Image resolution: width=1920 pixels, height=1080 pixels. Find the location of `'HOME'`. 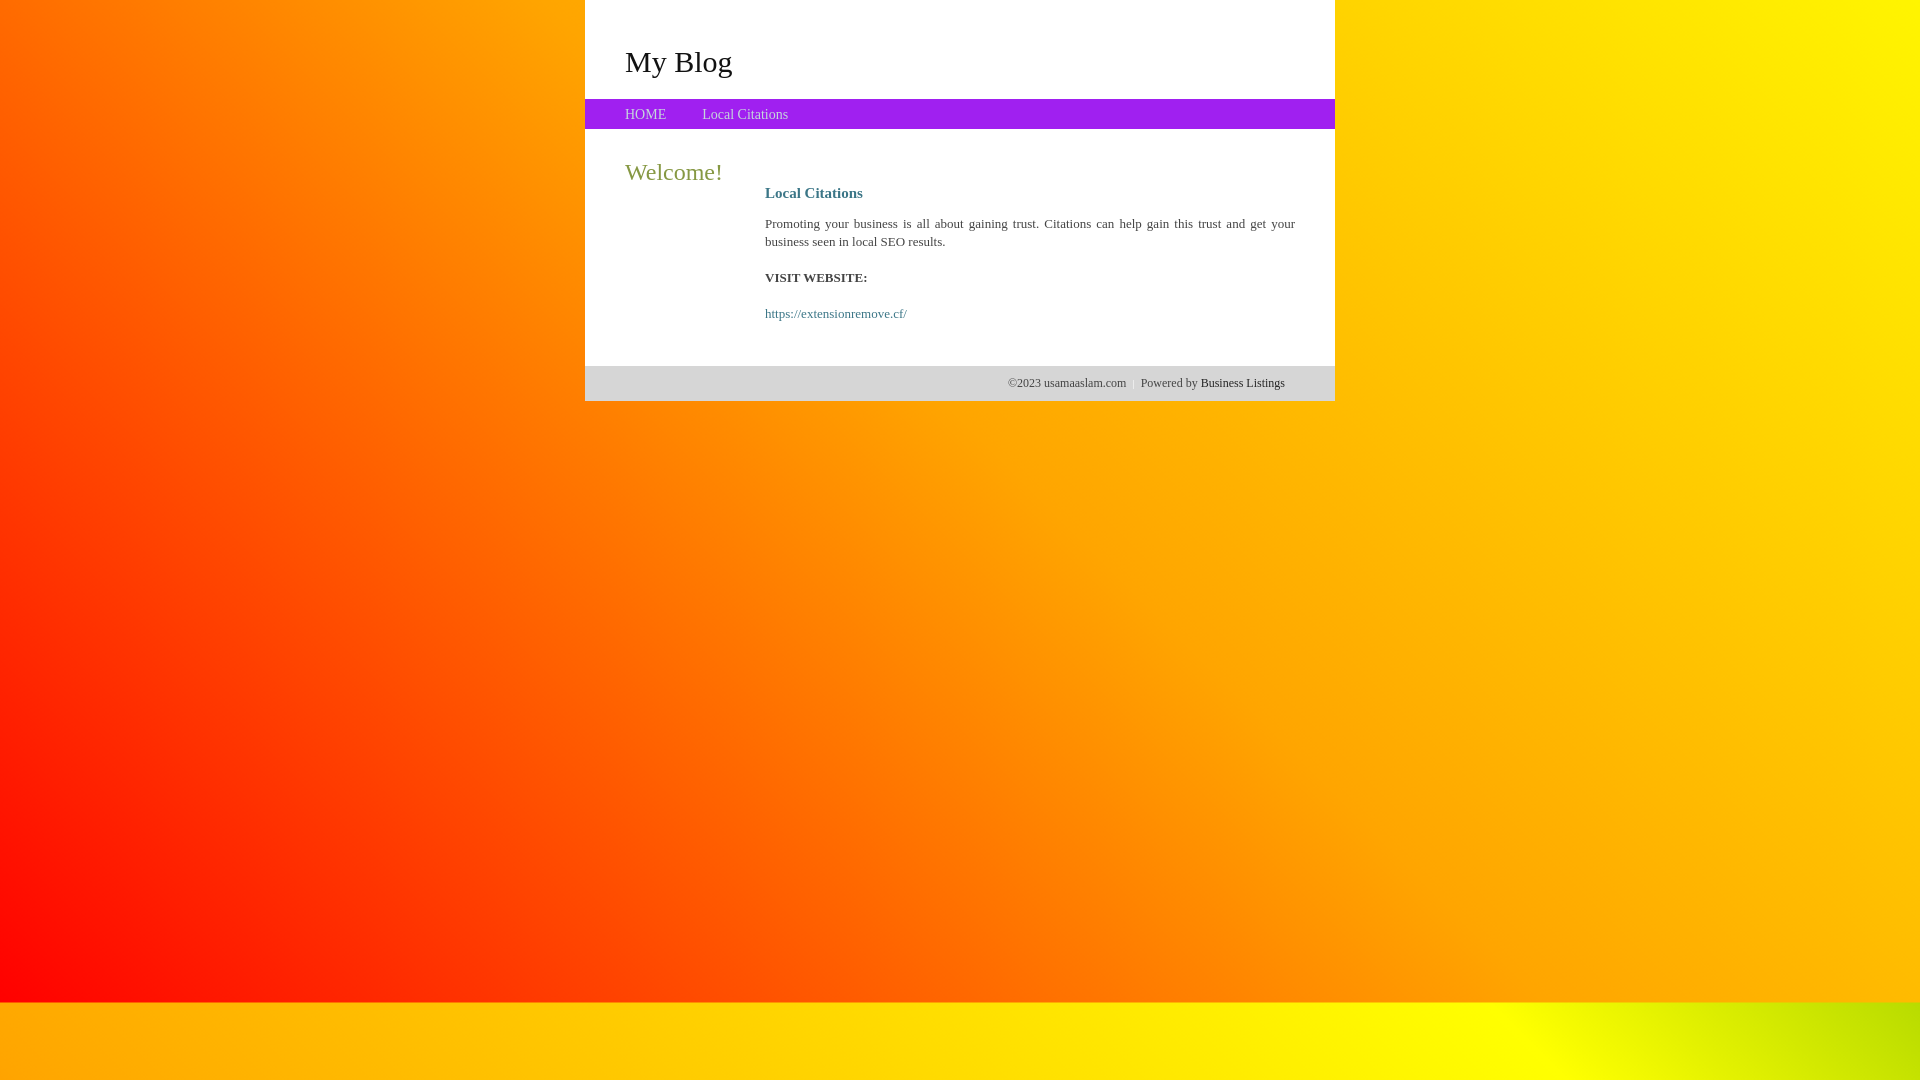

'HOME' is located at coordinates (645, 114).